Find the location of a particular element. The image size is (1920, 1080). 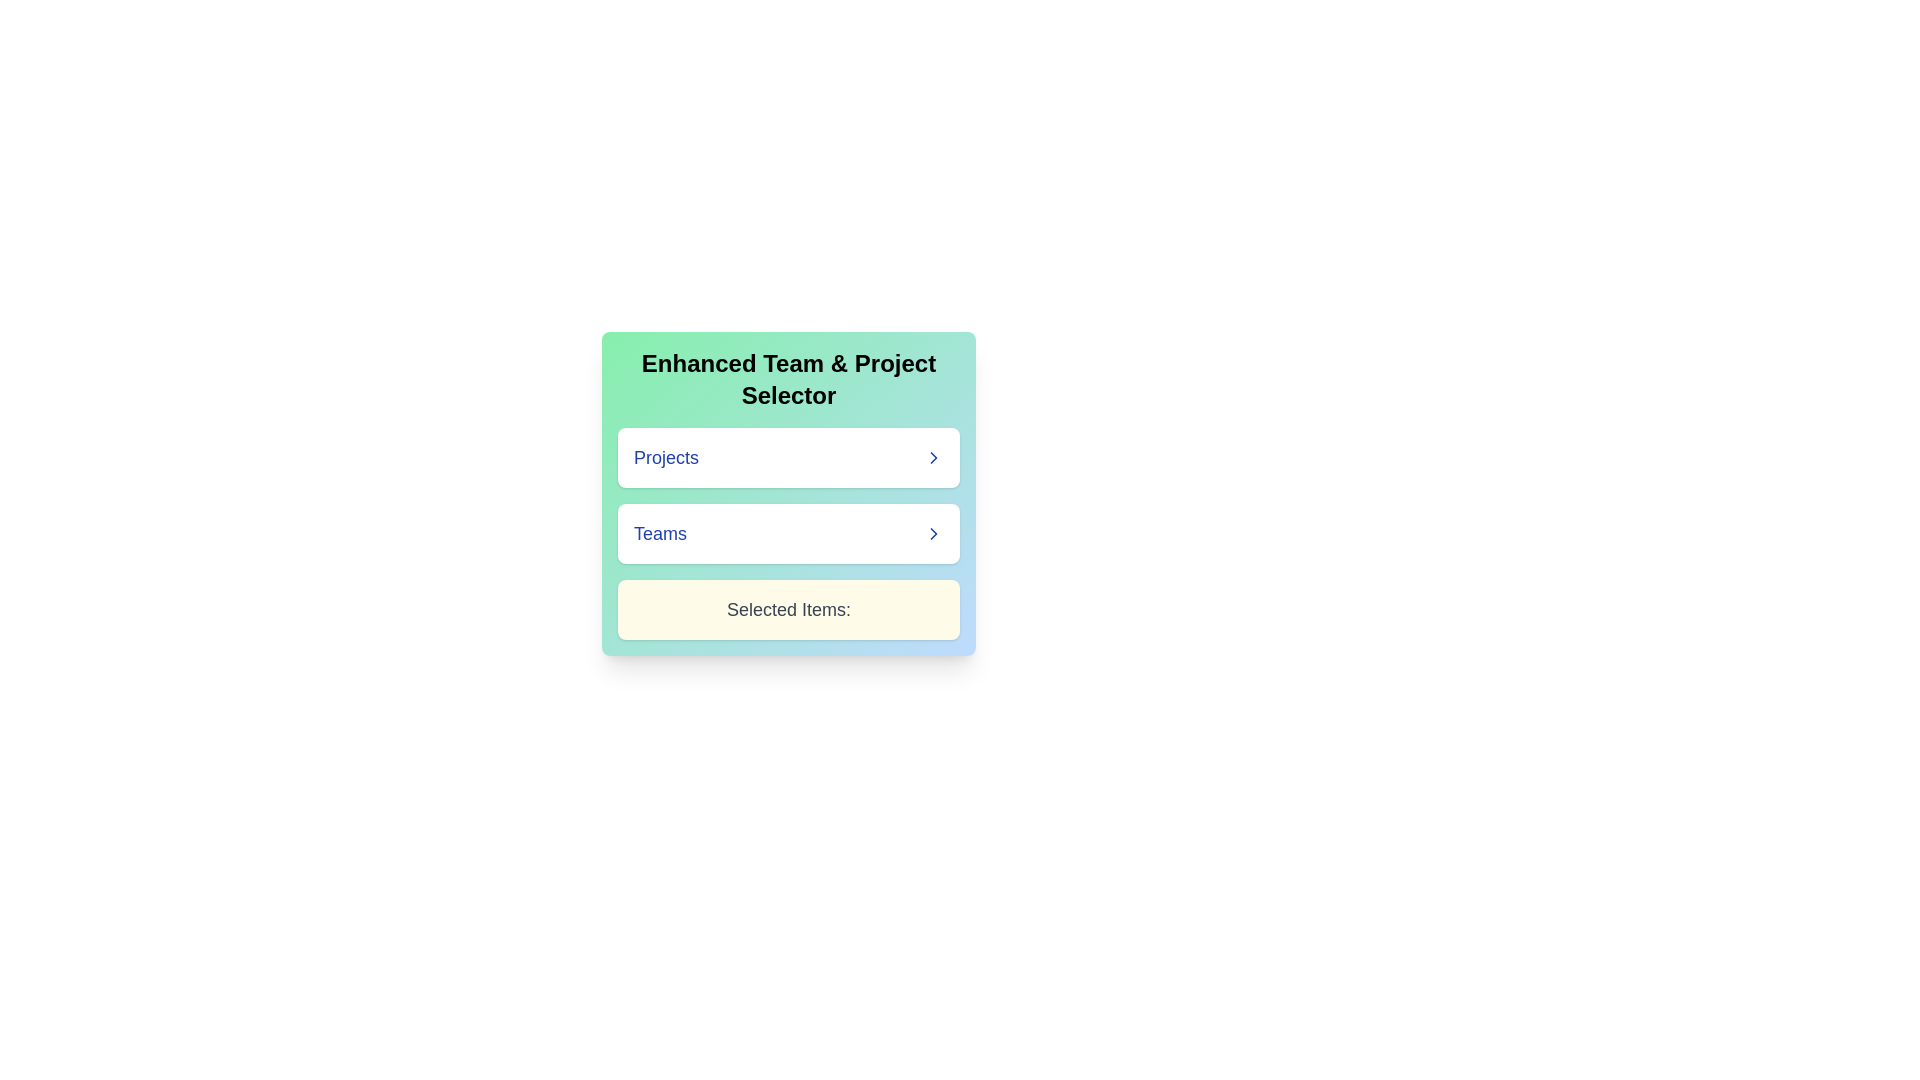

the Chevron Right icon located to the immediate right of the 'Projects' label is located at coordinates (933, 458).